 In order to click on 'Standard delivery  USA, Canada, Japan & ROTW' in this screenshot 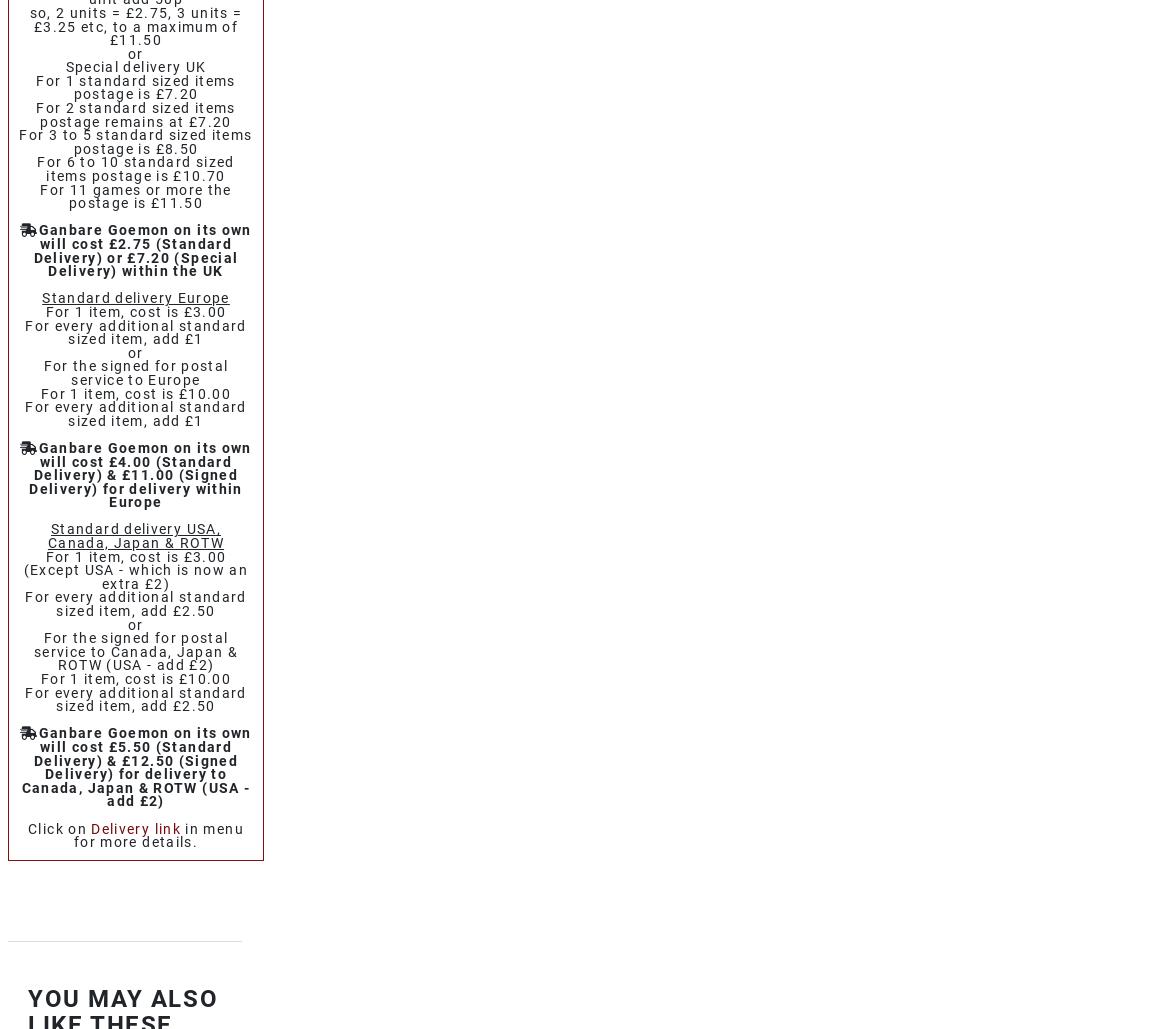, I will do `click(135, 535)`.